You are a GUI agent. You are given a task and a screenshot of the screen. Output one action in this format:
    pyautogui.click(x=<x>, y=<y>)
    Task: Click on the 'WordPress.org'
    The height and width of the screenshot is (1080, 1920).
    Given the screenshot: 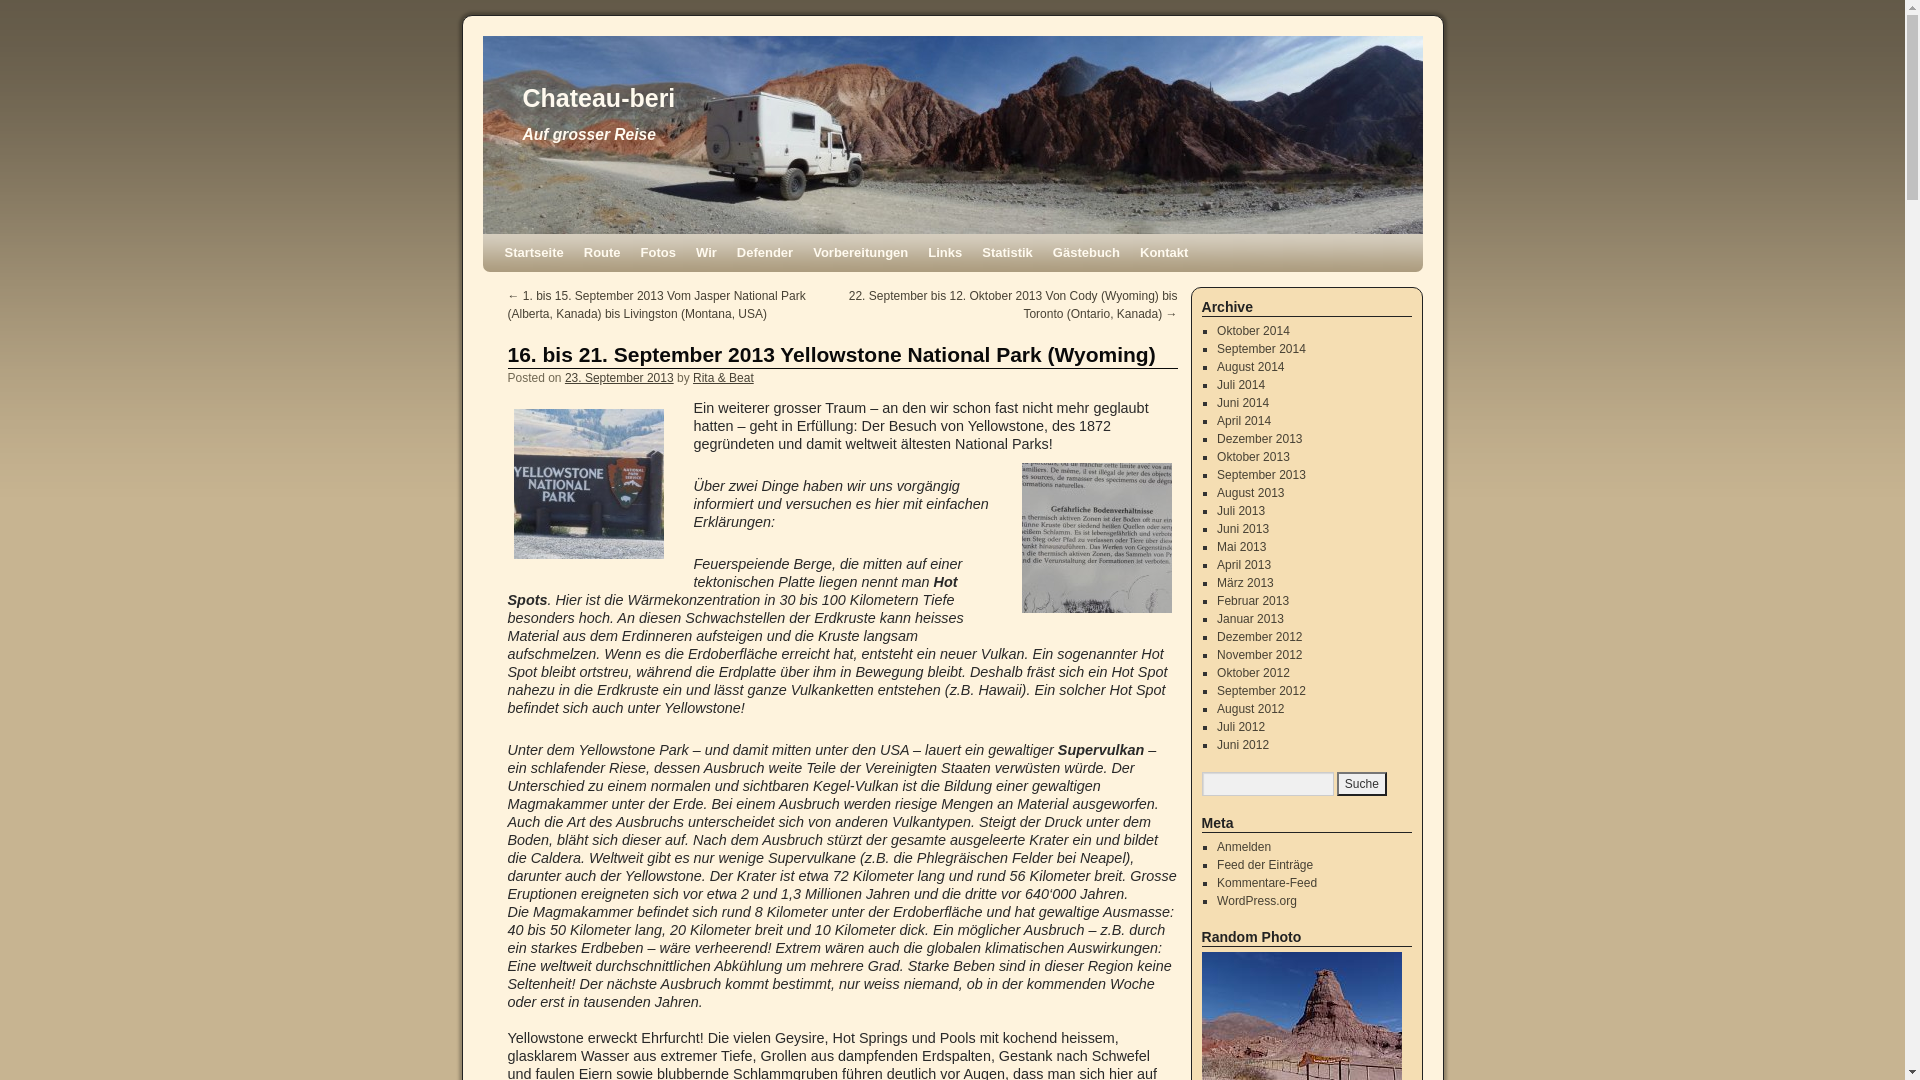 What is the action you would take?
    pyautogui.click(x=1216, y=901)
    